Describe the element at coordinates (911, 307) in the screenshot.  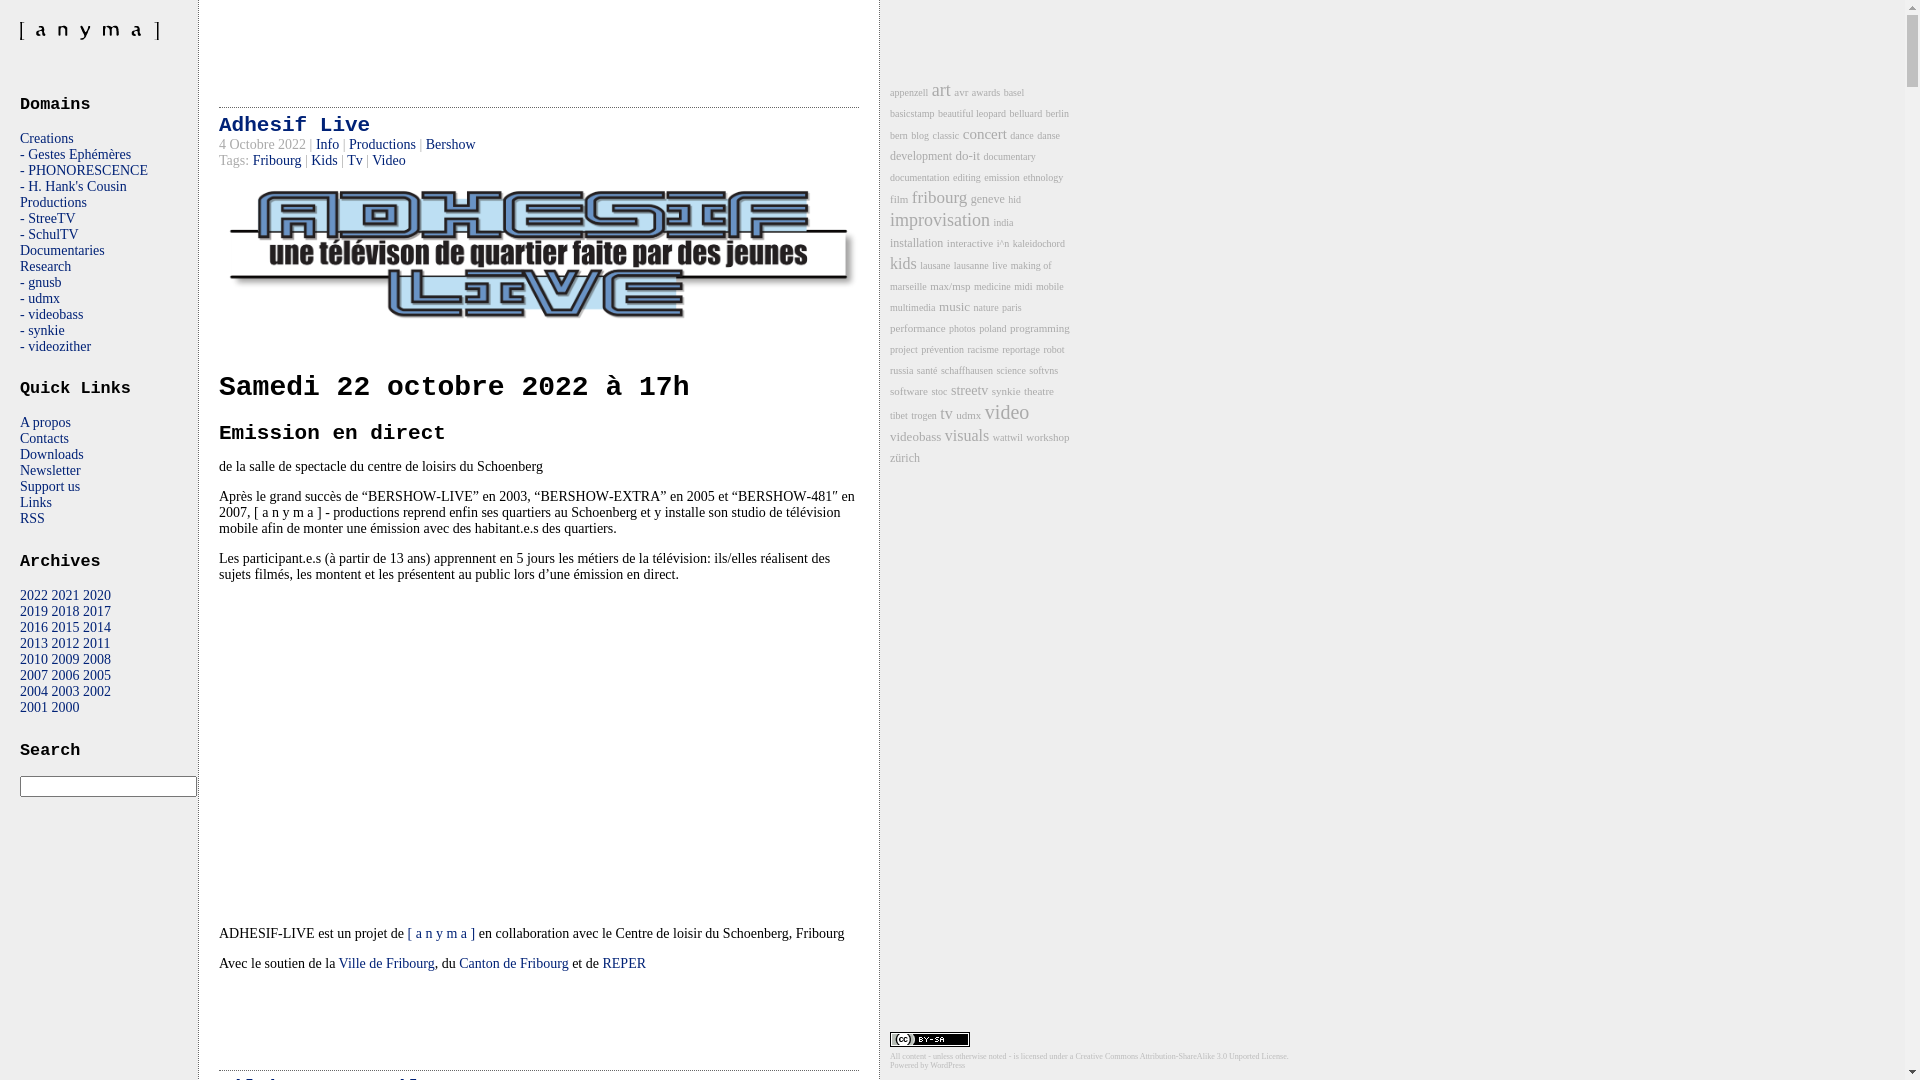
I see `'multimedia'` at that location.